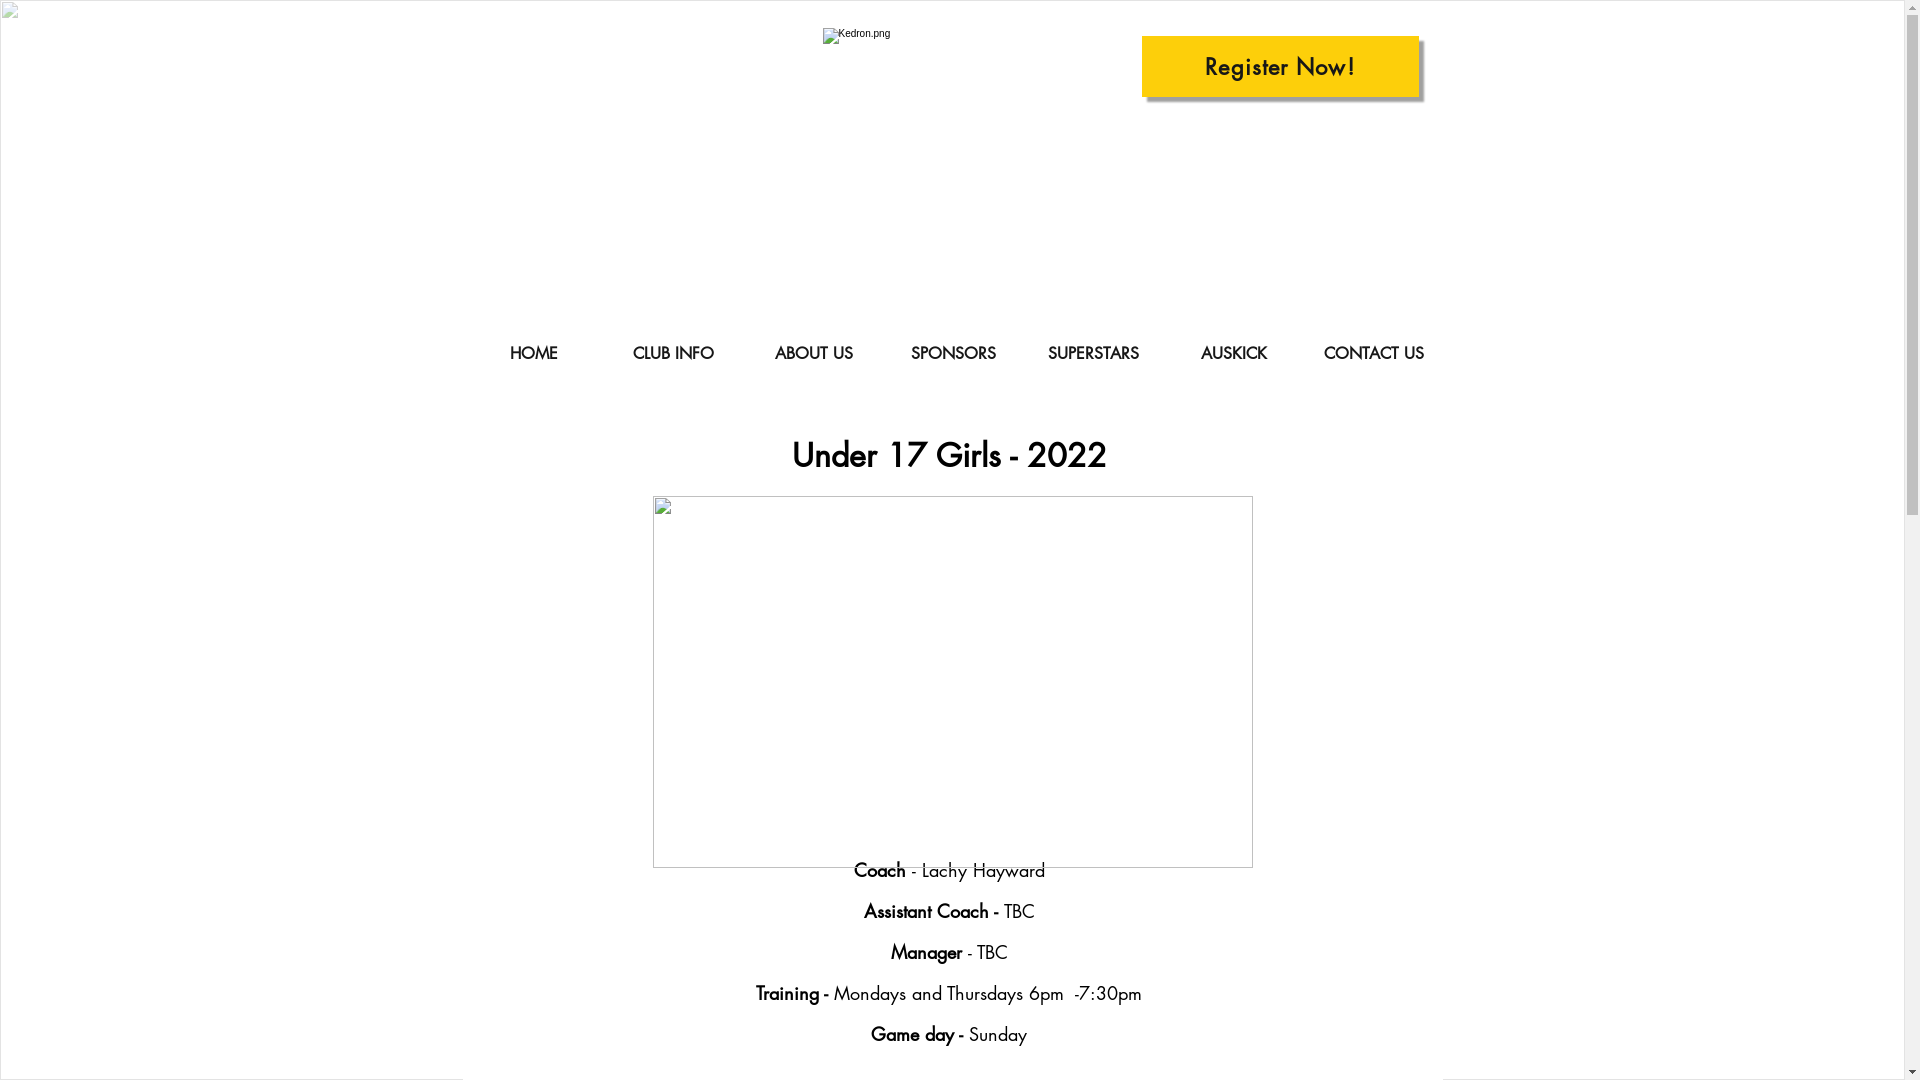 This screenshot has width=1920, height=1080. Describe the element at coordinates (1304, 353) in the screenshot. I see `'CONTACT US'` at that location.